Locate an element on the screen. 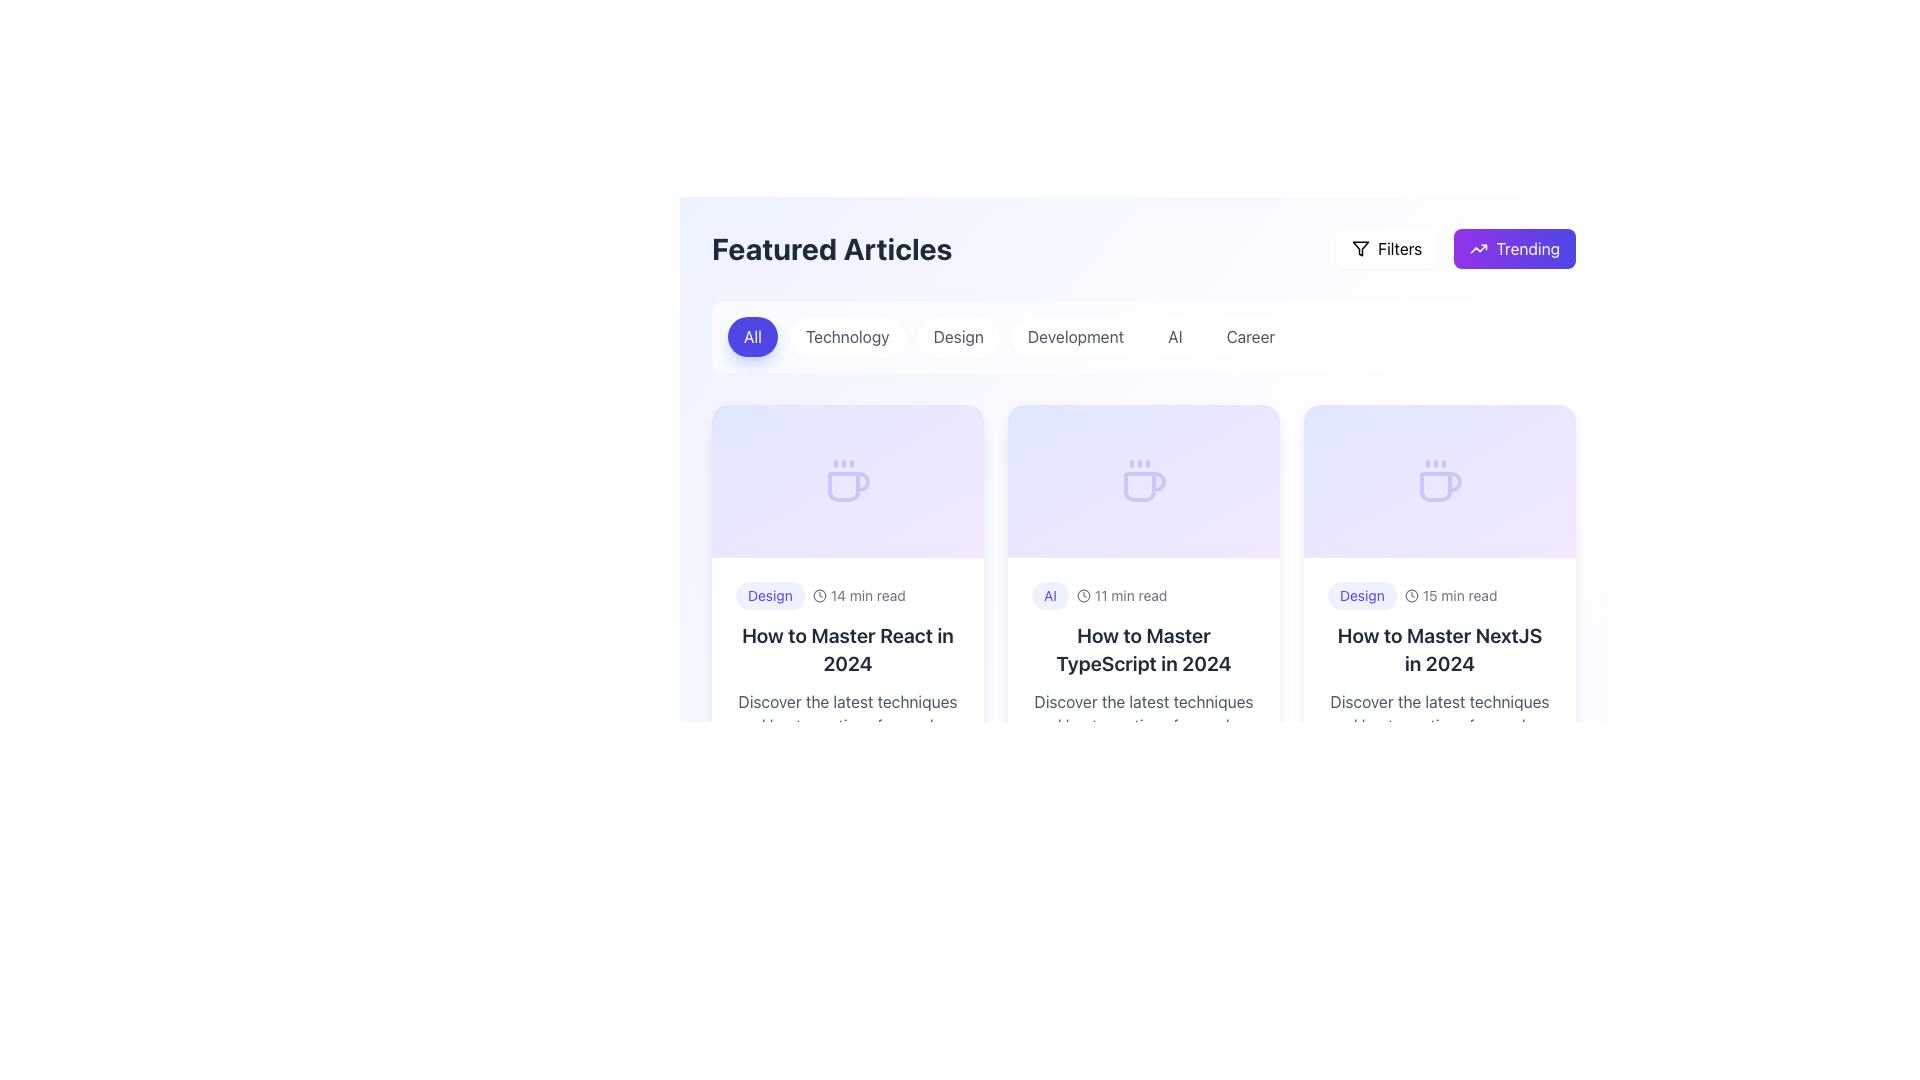 Image resolution: width=1920 pixels, height=1080 pixels. non-interactive text and icon group component displaying the label 'AI', the clock icon, and the text '11 min read', located in the second column of the card grid under 'Featured Articles' is located at coordinates (1143, 595).